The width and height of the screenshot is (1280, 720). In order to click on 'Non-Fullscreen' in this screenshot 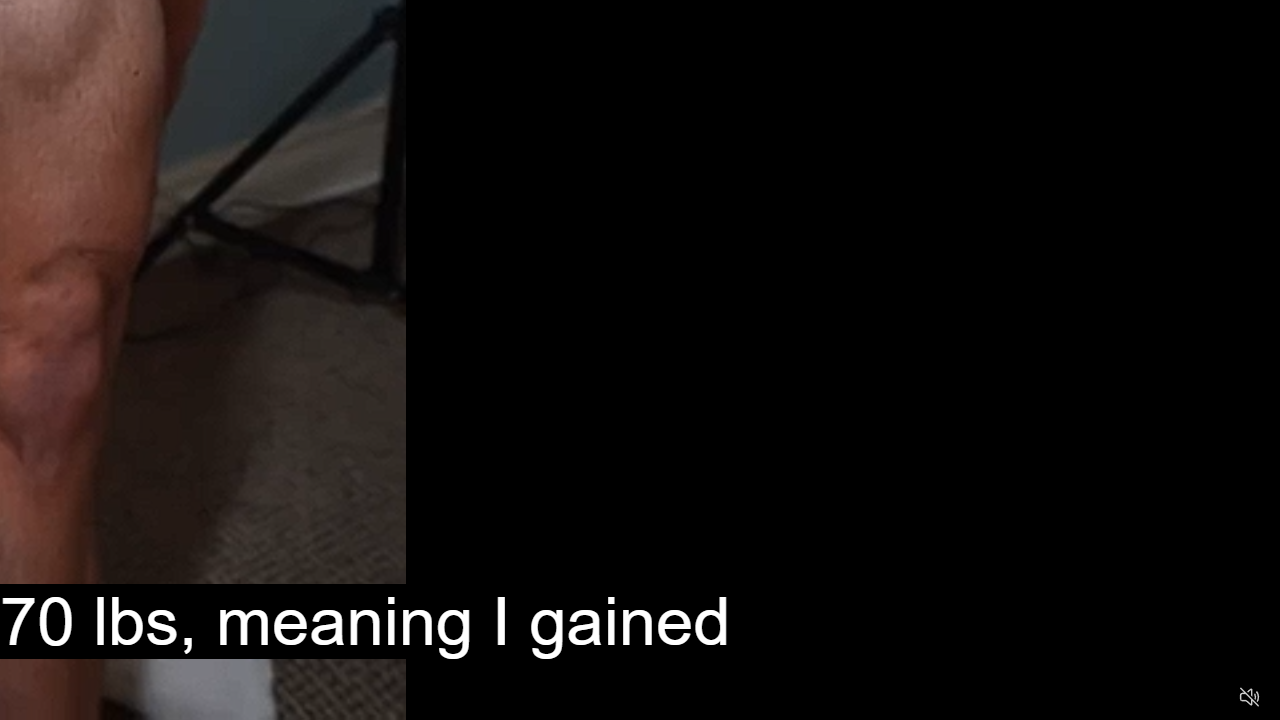, I will do `click(1210, 696)`.